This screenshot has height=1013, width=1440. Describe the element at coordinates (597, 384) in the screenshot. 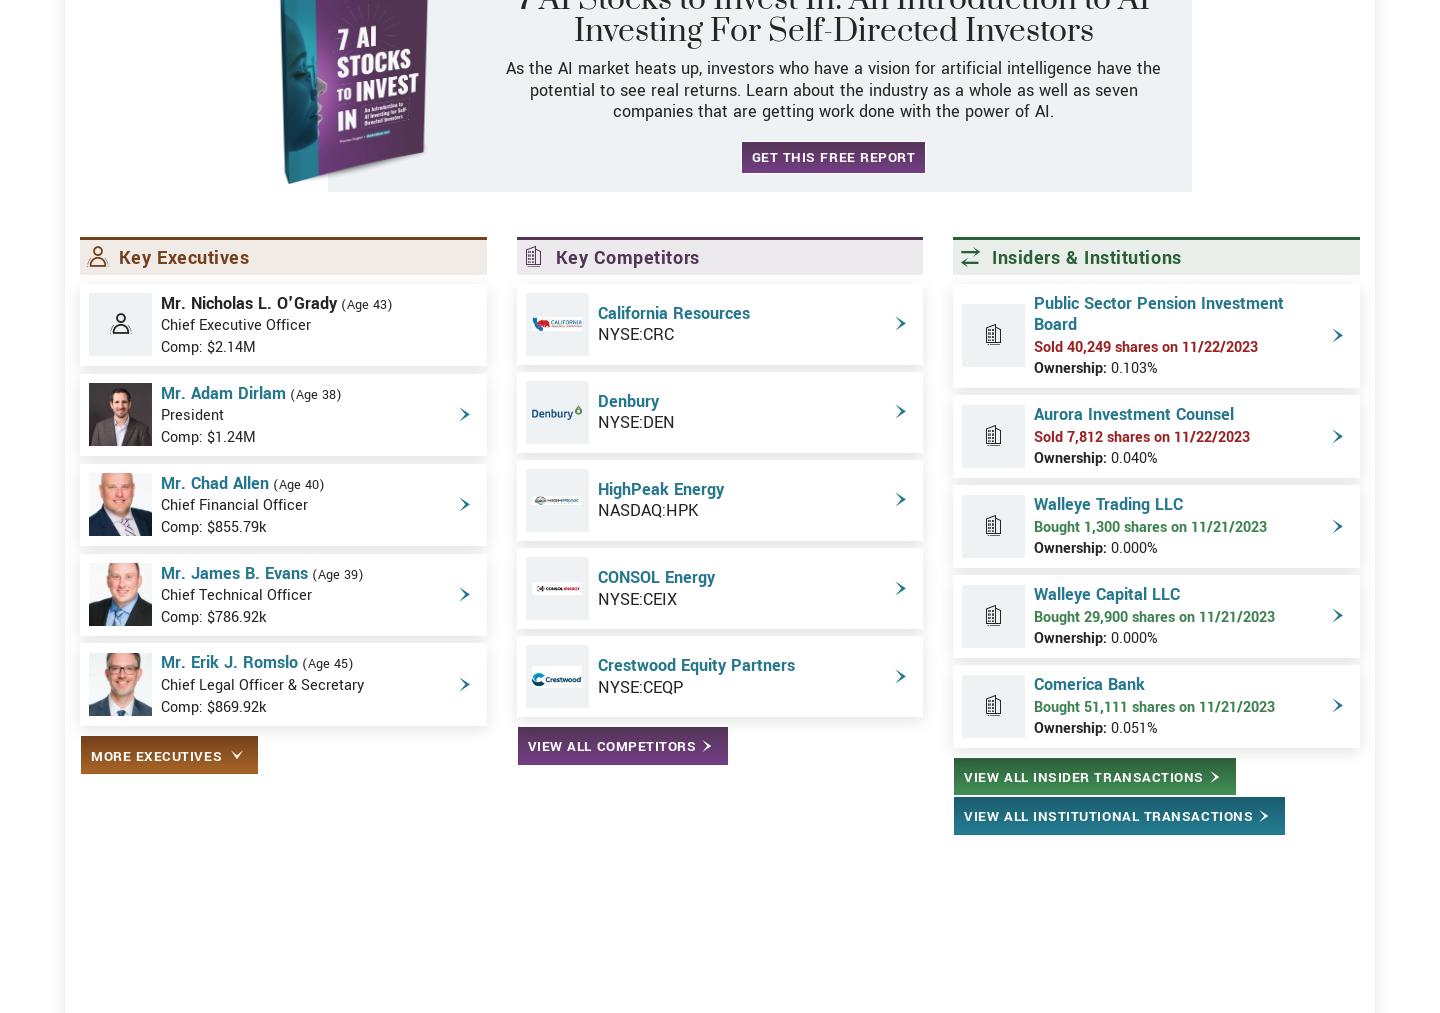

I see `'California Resources'` at that location.